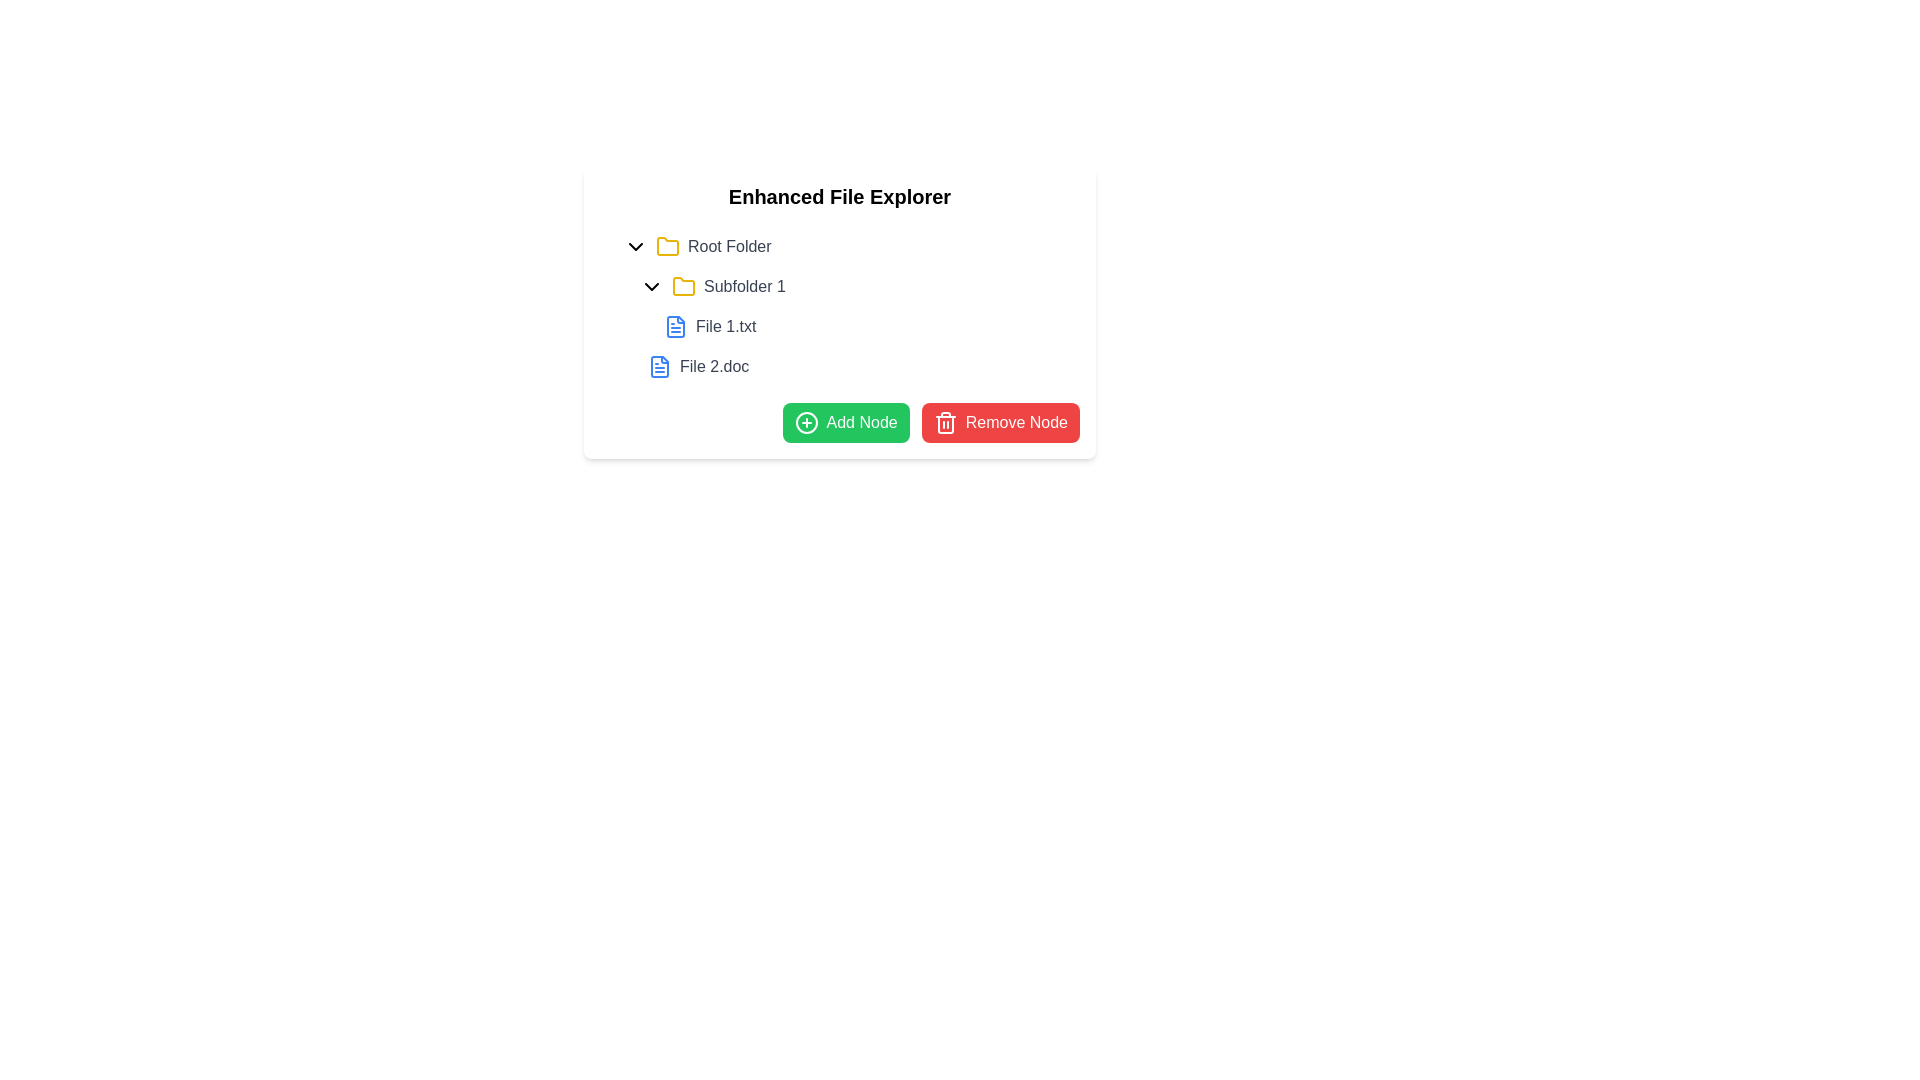 This screenshot has height=1080, width=1920. Describe the element at coordinates (728, 245) in the screenshot. I see `the label displaying the name 'Root Folder' in the Enhanced File Explorer, located to the right of the yellow folder icon` at that location.